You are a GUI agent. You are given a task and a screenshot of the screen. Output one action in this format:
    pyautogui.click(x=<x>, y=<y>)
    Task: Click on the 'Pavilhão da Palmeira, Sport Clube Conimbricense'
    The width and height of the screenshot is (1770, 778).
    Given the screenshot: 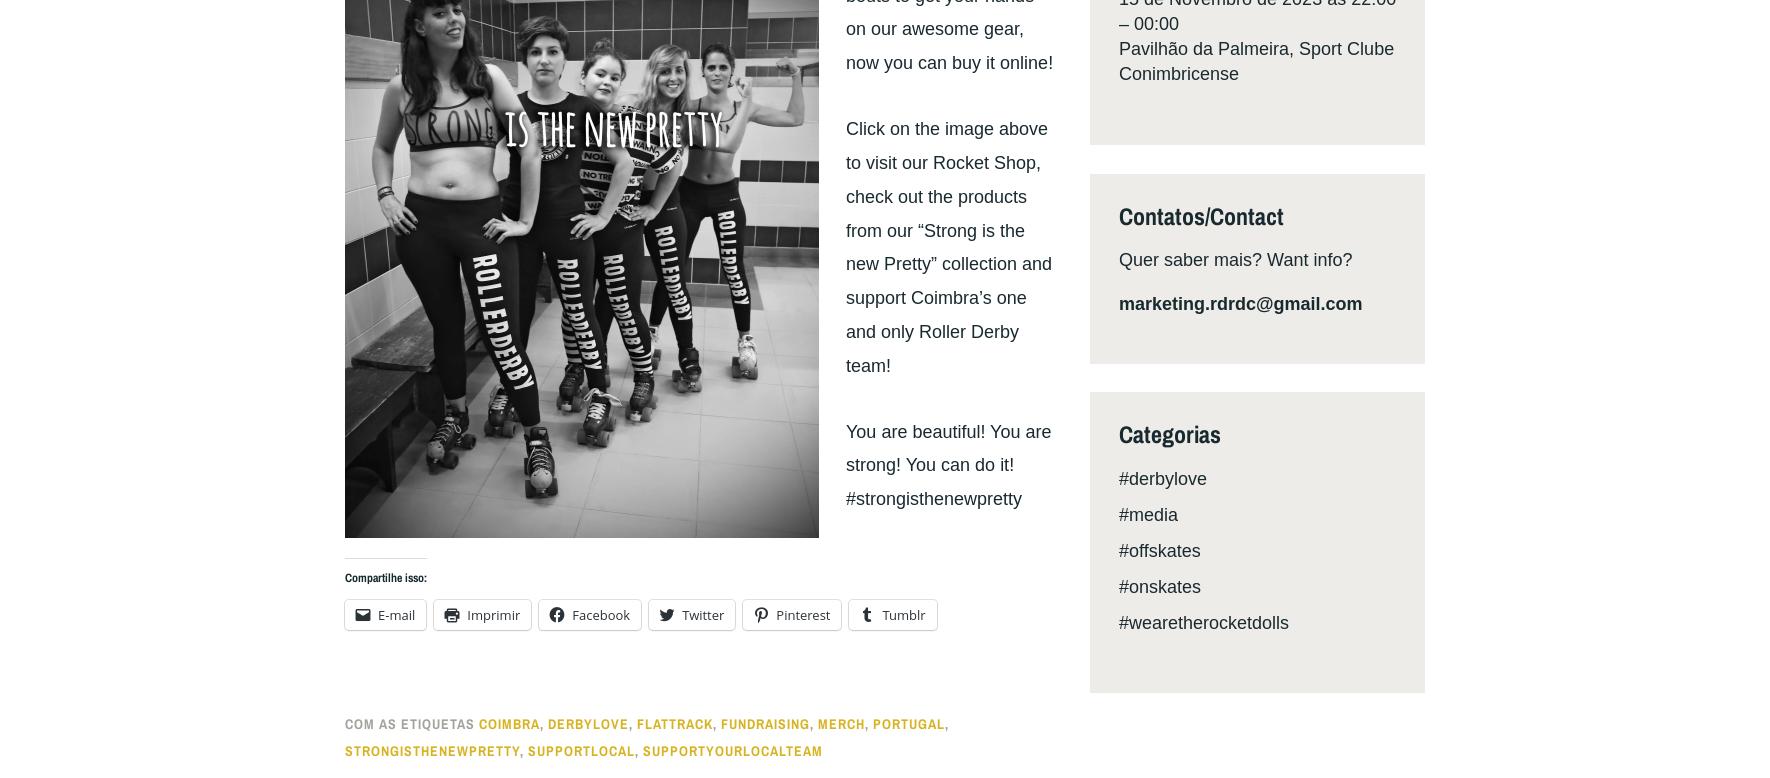 What is the action you would take?
    pyautogui.click(x=1255, y=61)
    